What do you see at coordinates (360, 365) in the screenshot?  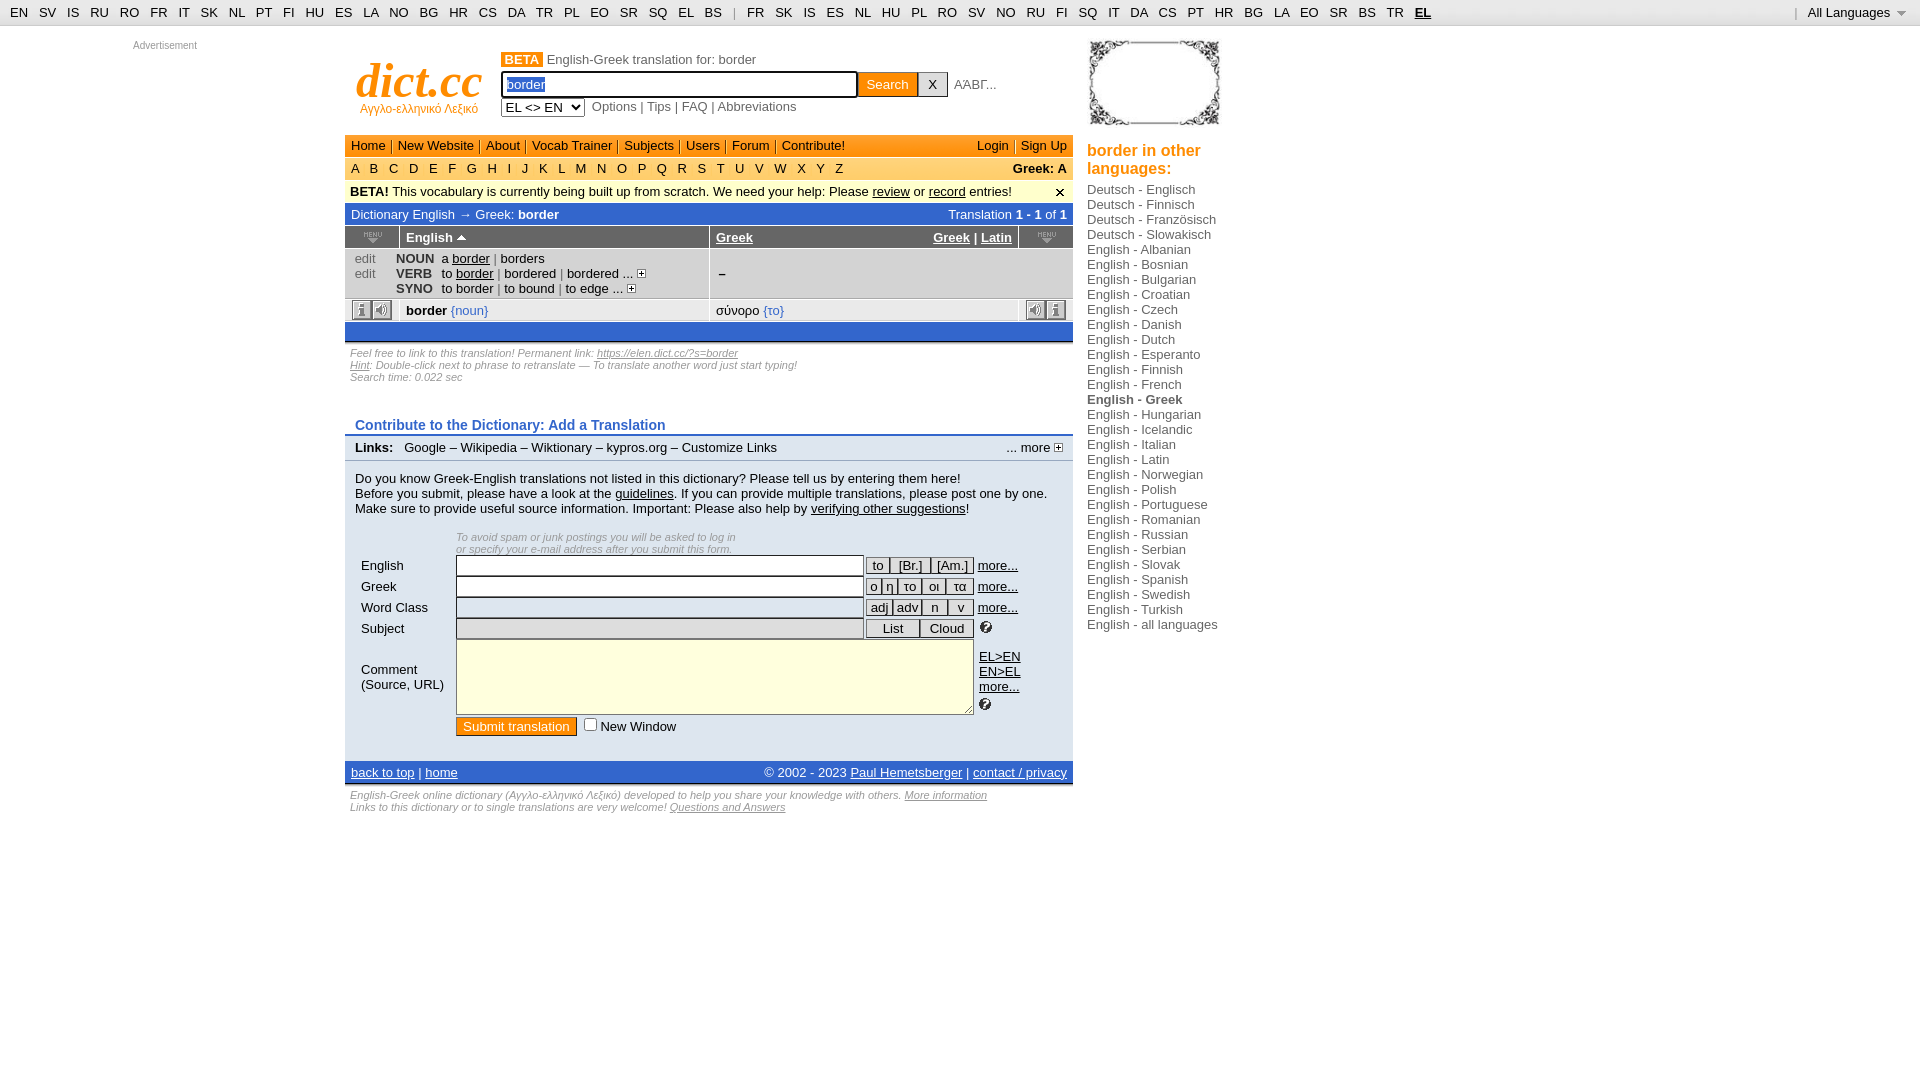 I see `'Hint'` at bounding box center [360, 365].